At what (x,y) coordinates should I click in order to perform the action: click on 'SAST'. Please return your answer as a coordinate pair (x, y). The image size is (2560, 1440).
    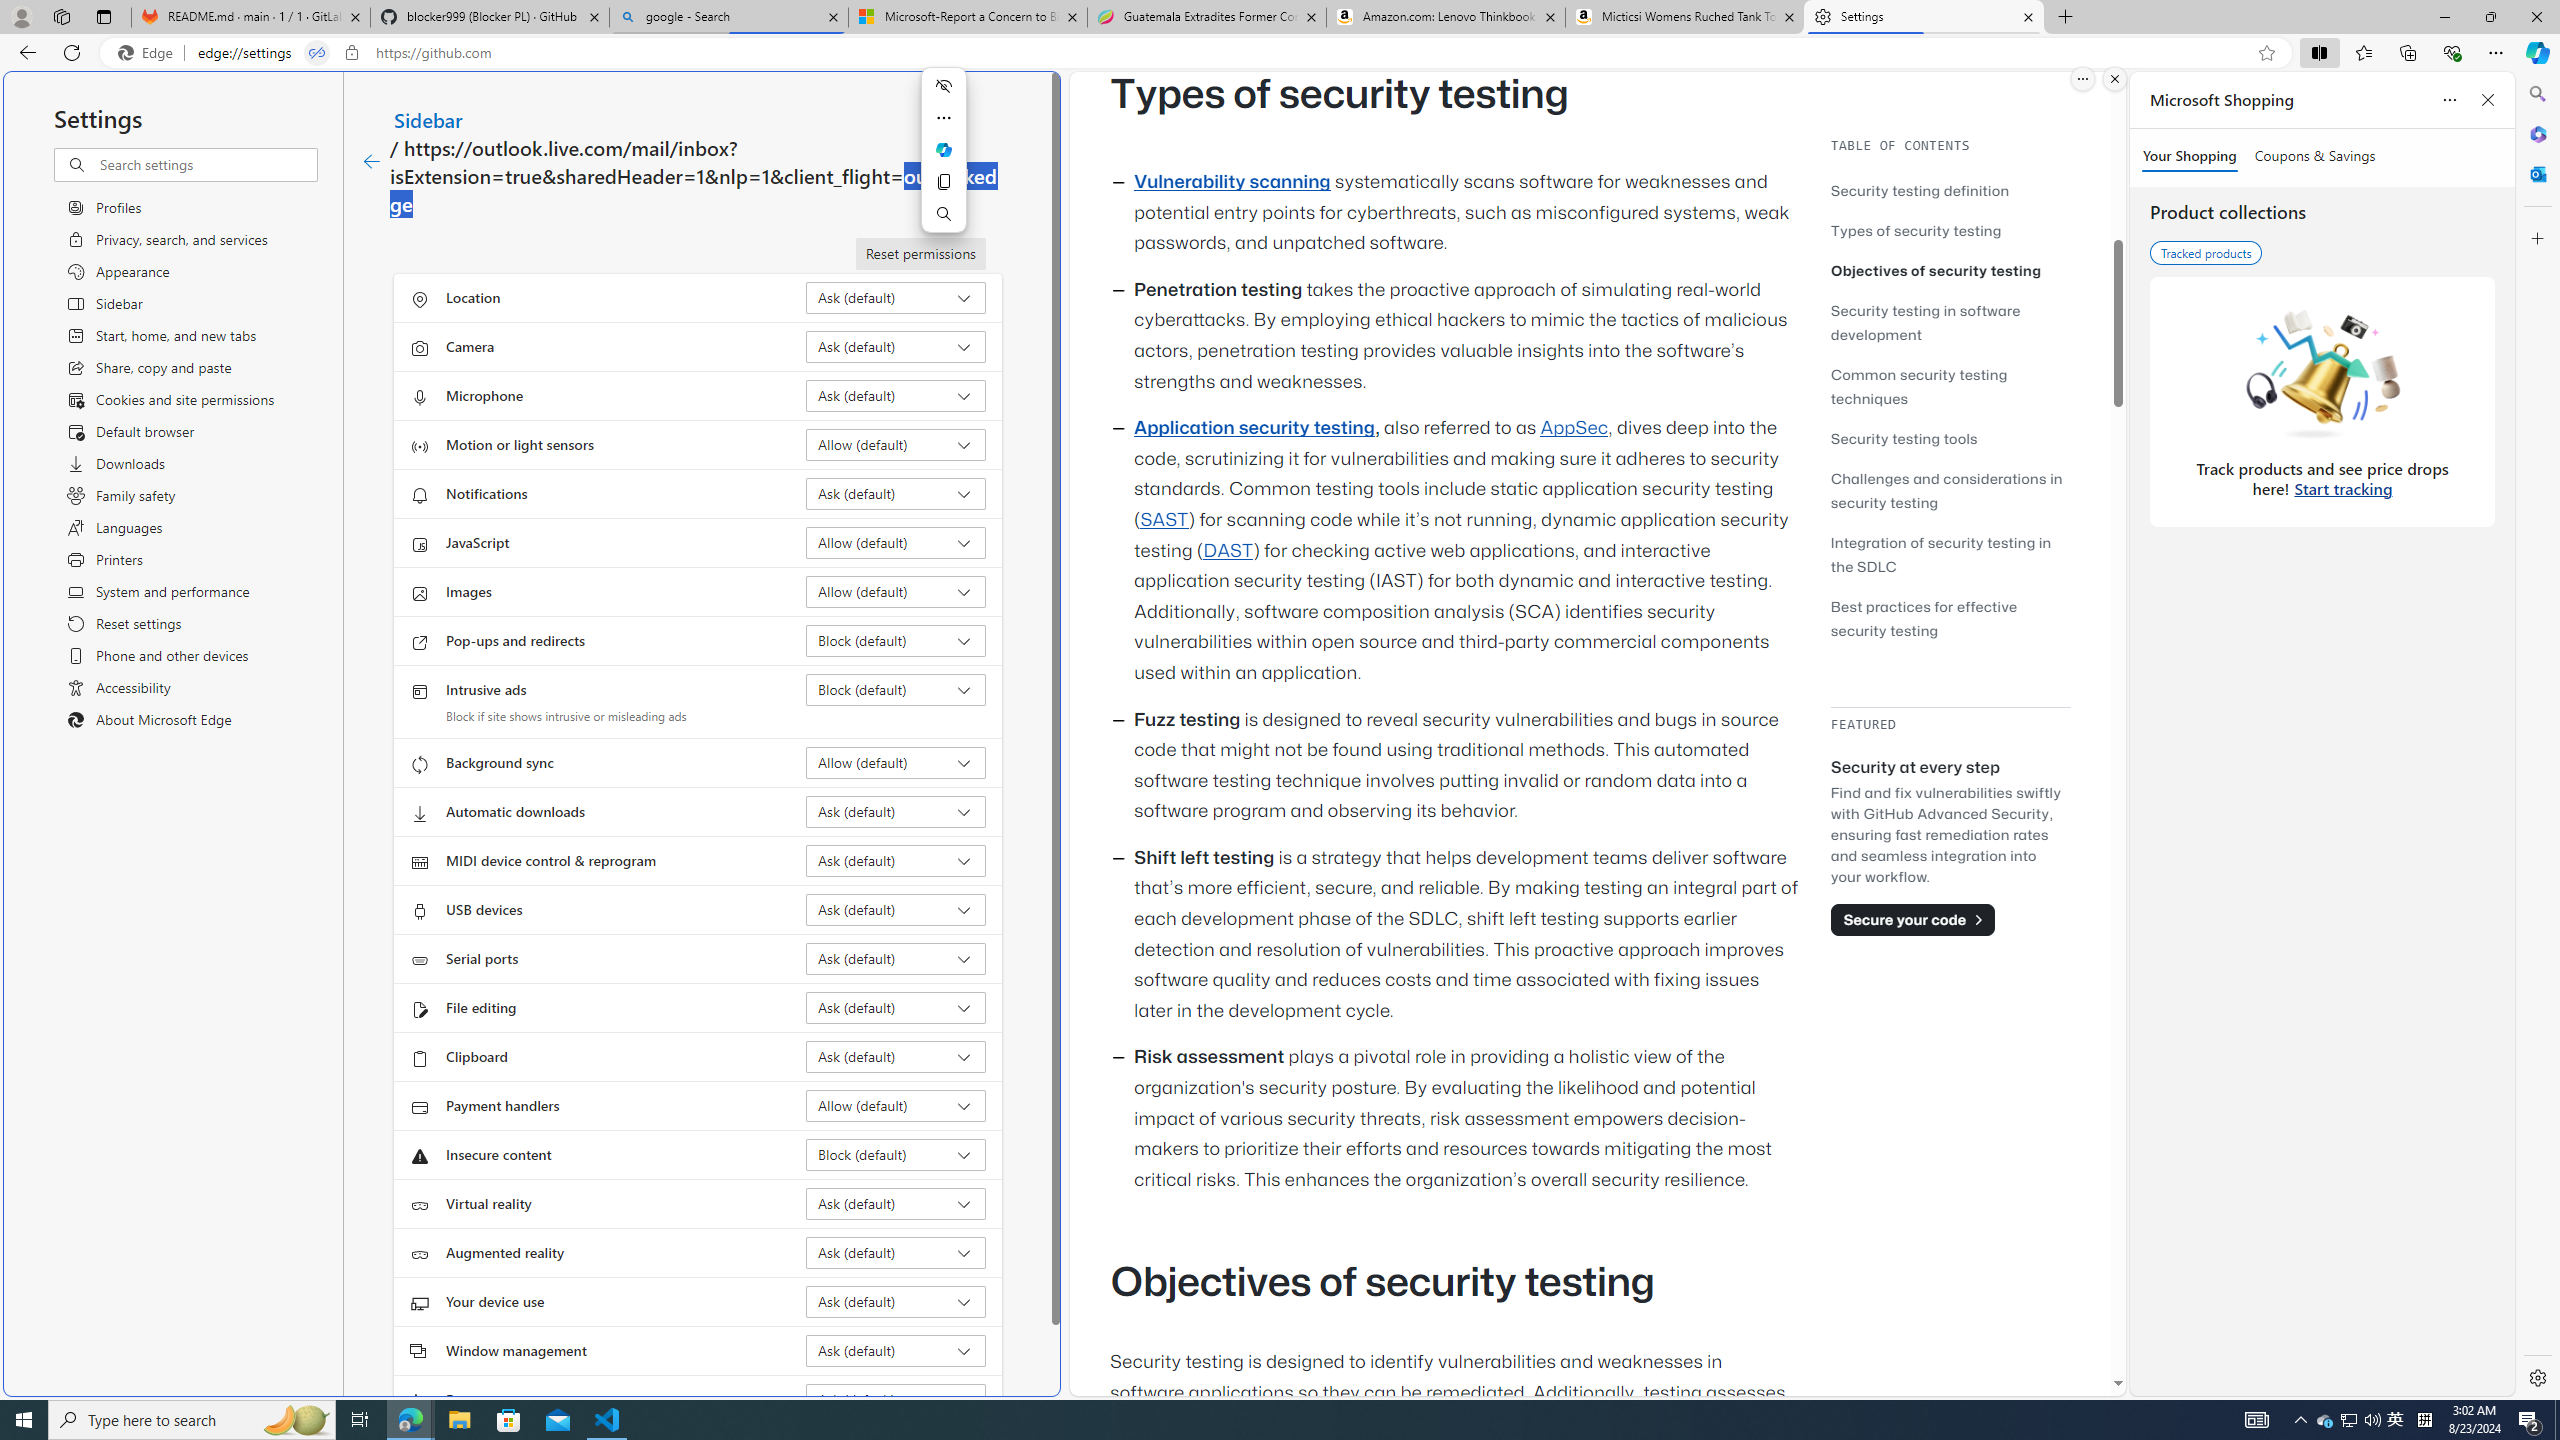
    Looking at the image, I should click on (1162, 518).